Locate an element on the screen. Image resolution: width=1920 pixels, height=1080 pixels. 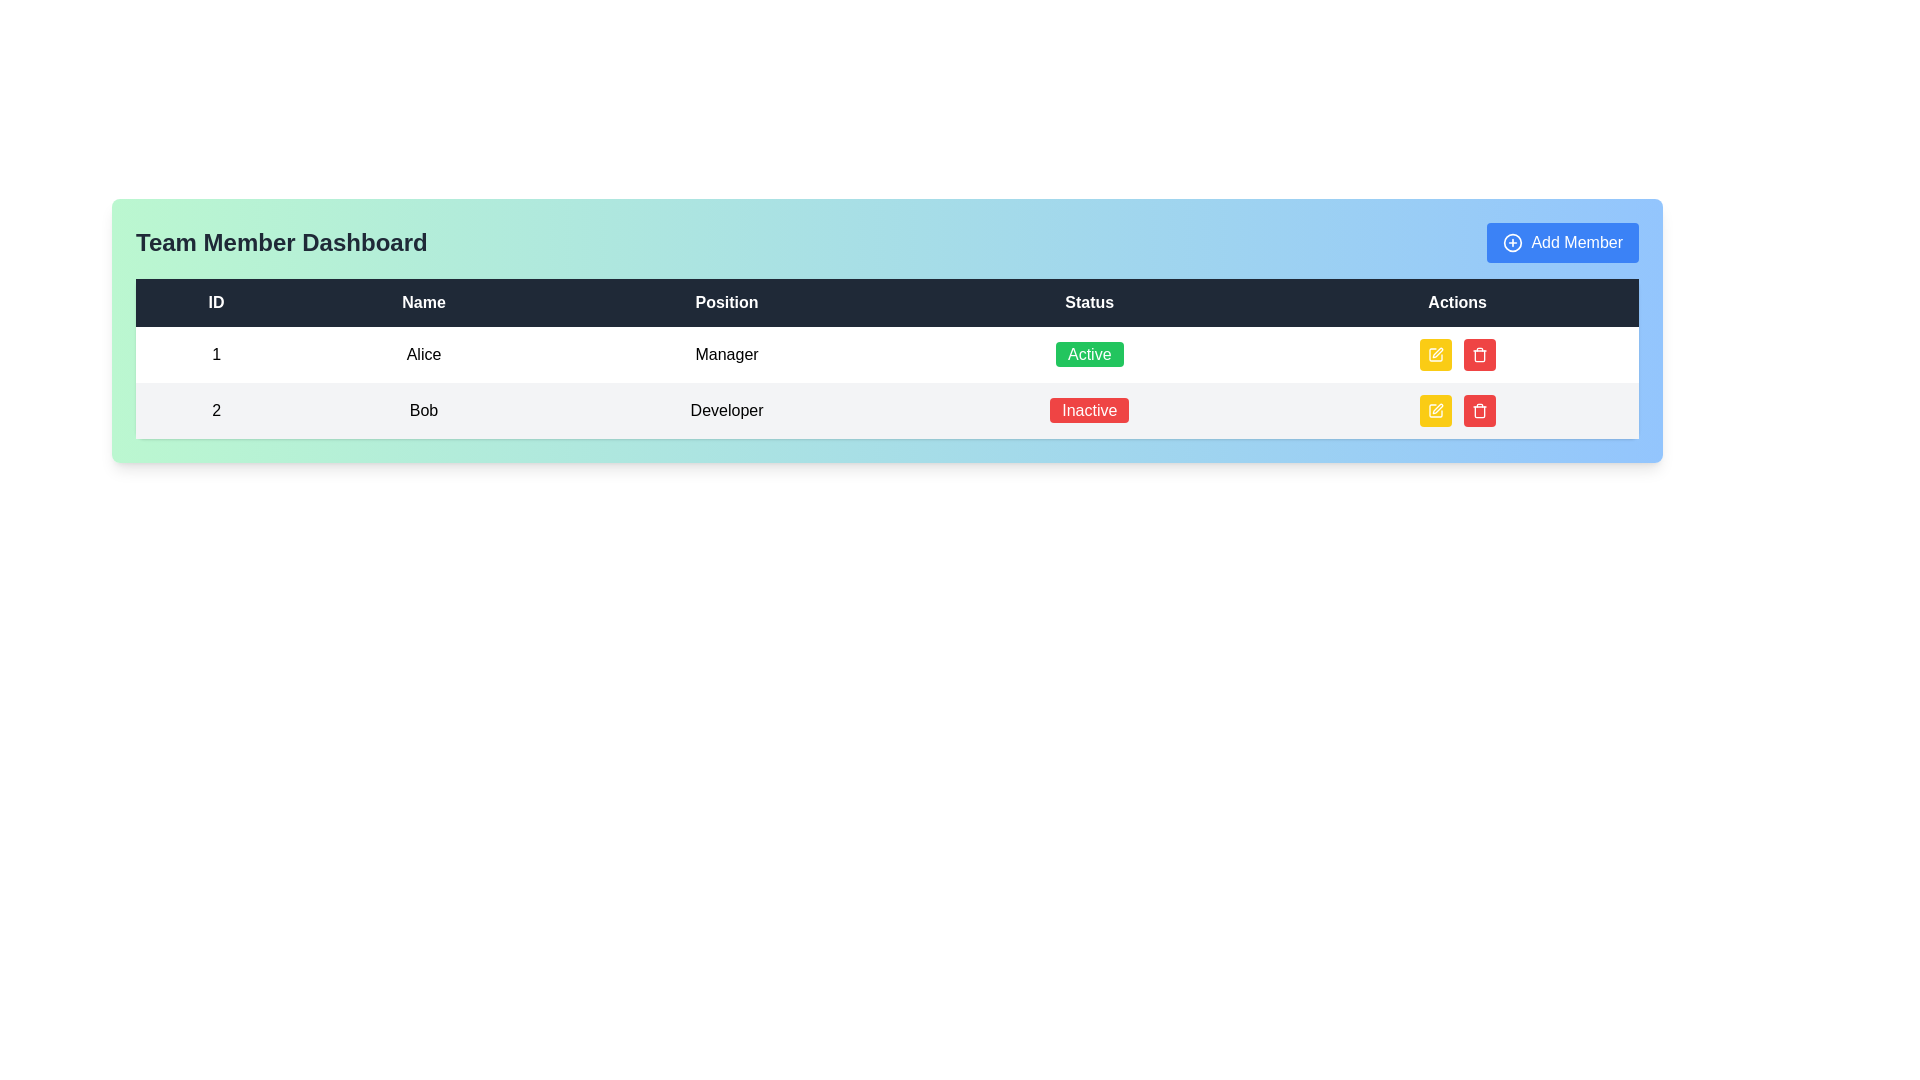
the 'Add Member' button located at the top-right corner of the interface, which includes an icon representing the action of adding new members is located at coordinates (1513, 242).